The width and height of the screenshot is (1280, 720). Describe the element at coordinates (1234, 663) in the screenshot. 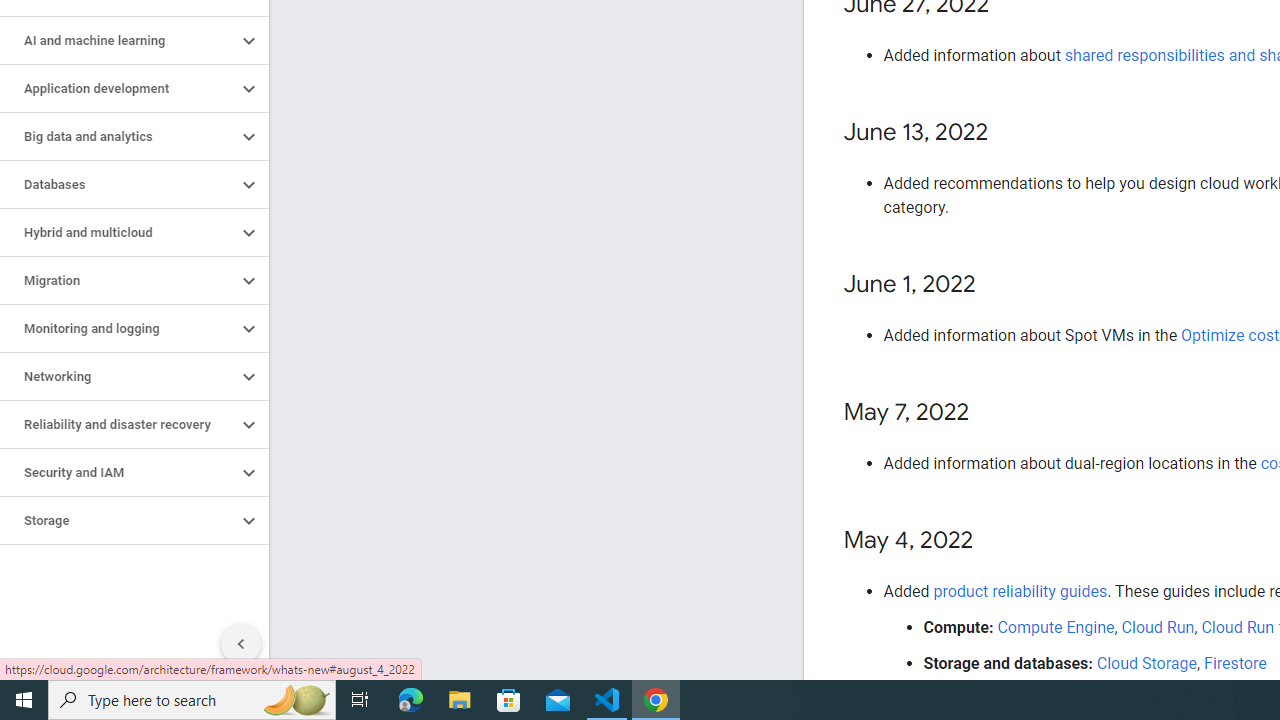

I see `'Firestore'` at that location.